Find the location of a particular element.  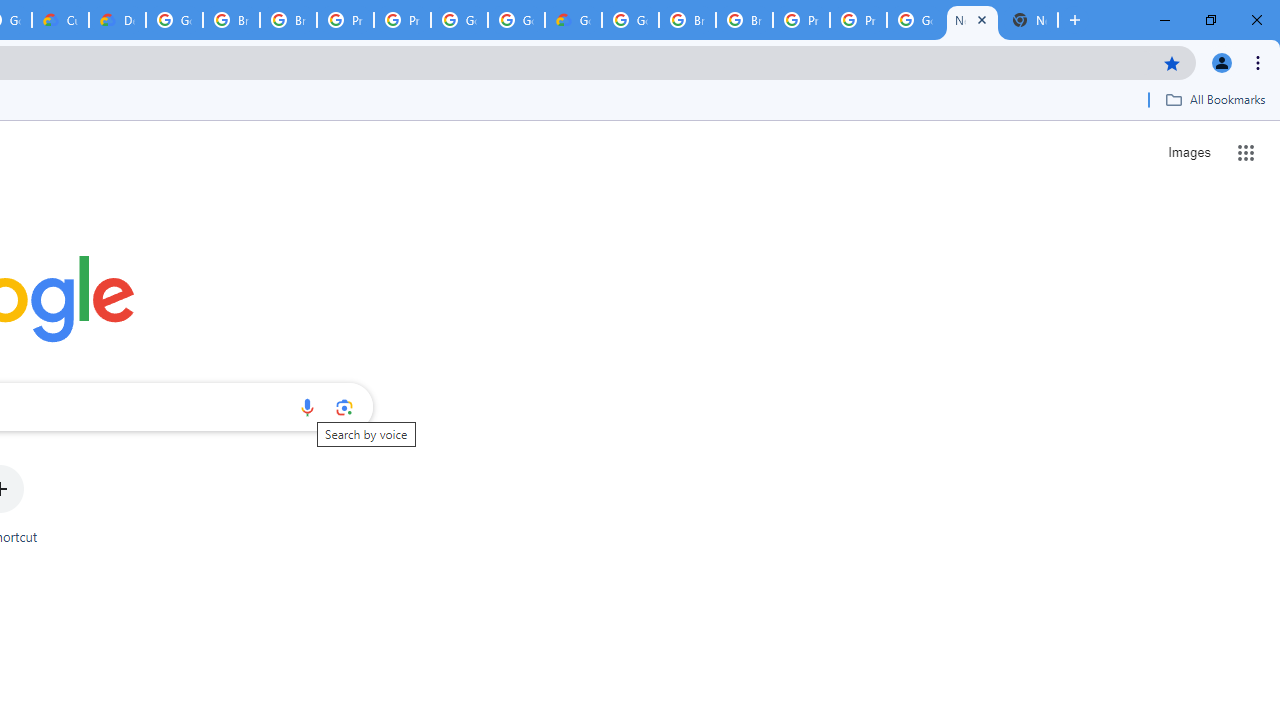

'Google Cloud Platform' is located at coordinates (516, 20).